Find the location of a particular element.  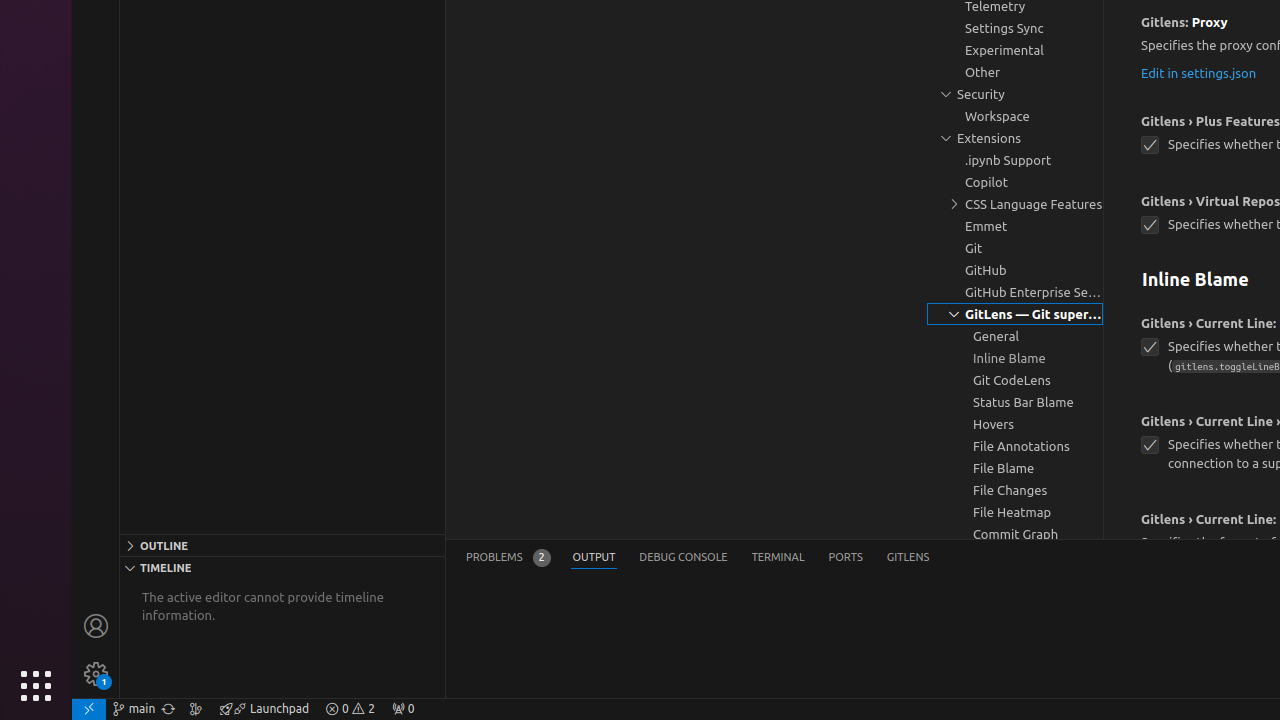

'remote' is located at coordinates (87, 707).